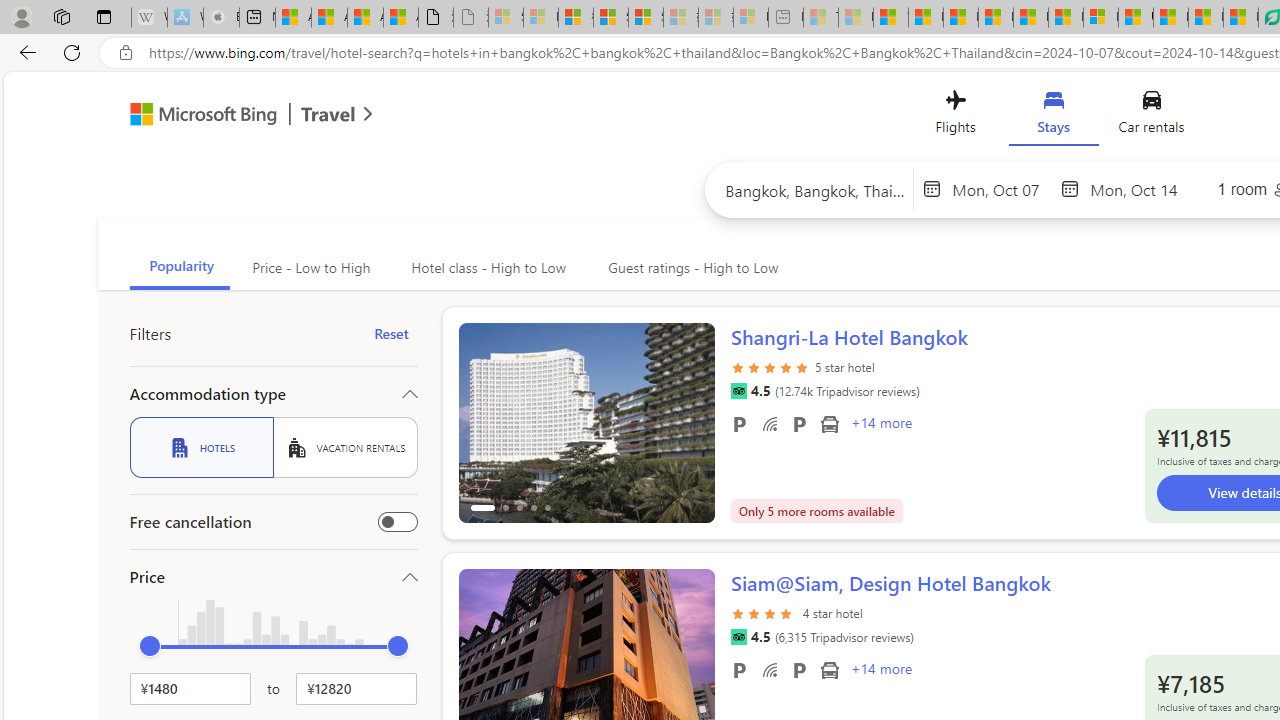  Describe the element at coordinates (763, 623) in the screenshot. I see `'star rating'` at that location.